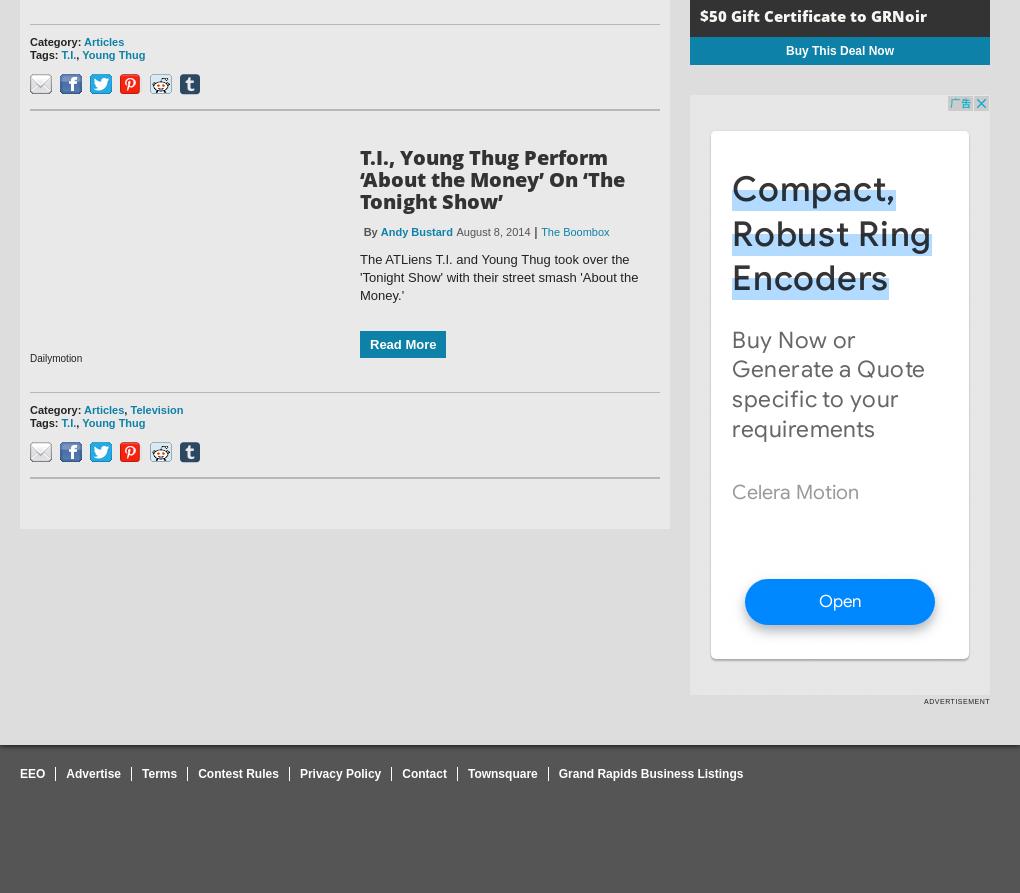 Image resolution: width=1020 pixels, height=893 pixels. I want to click on 'Read More', so click(403, 344).